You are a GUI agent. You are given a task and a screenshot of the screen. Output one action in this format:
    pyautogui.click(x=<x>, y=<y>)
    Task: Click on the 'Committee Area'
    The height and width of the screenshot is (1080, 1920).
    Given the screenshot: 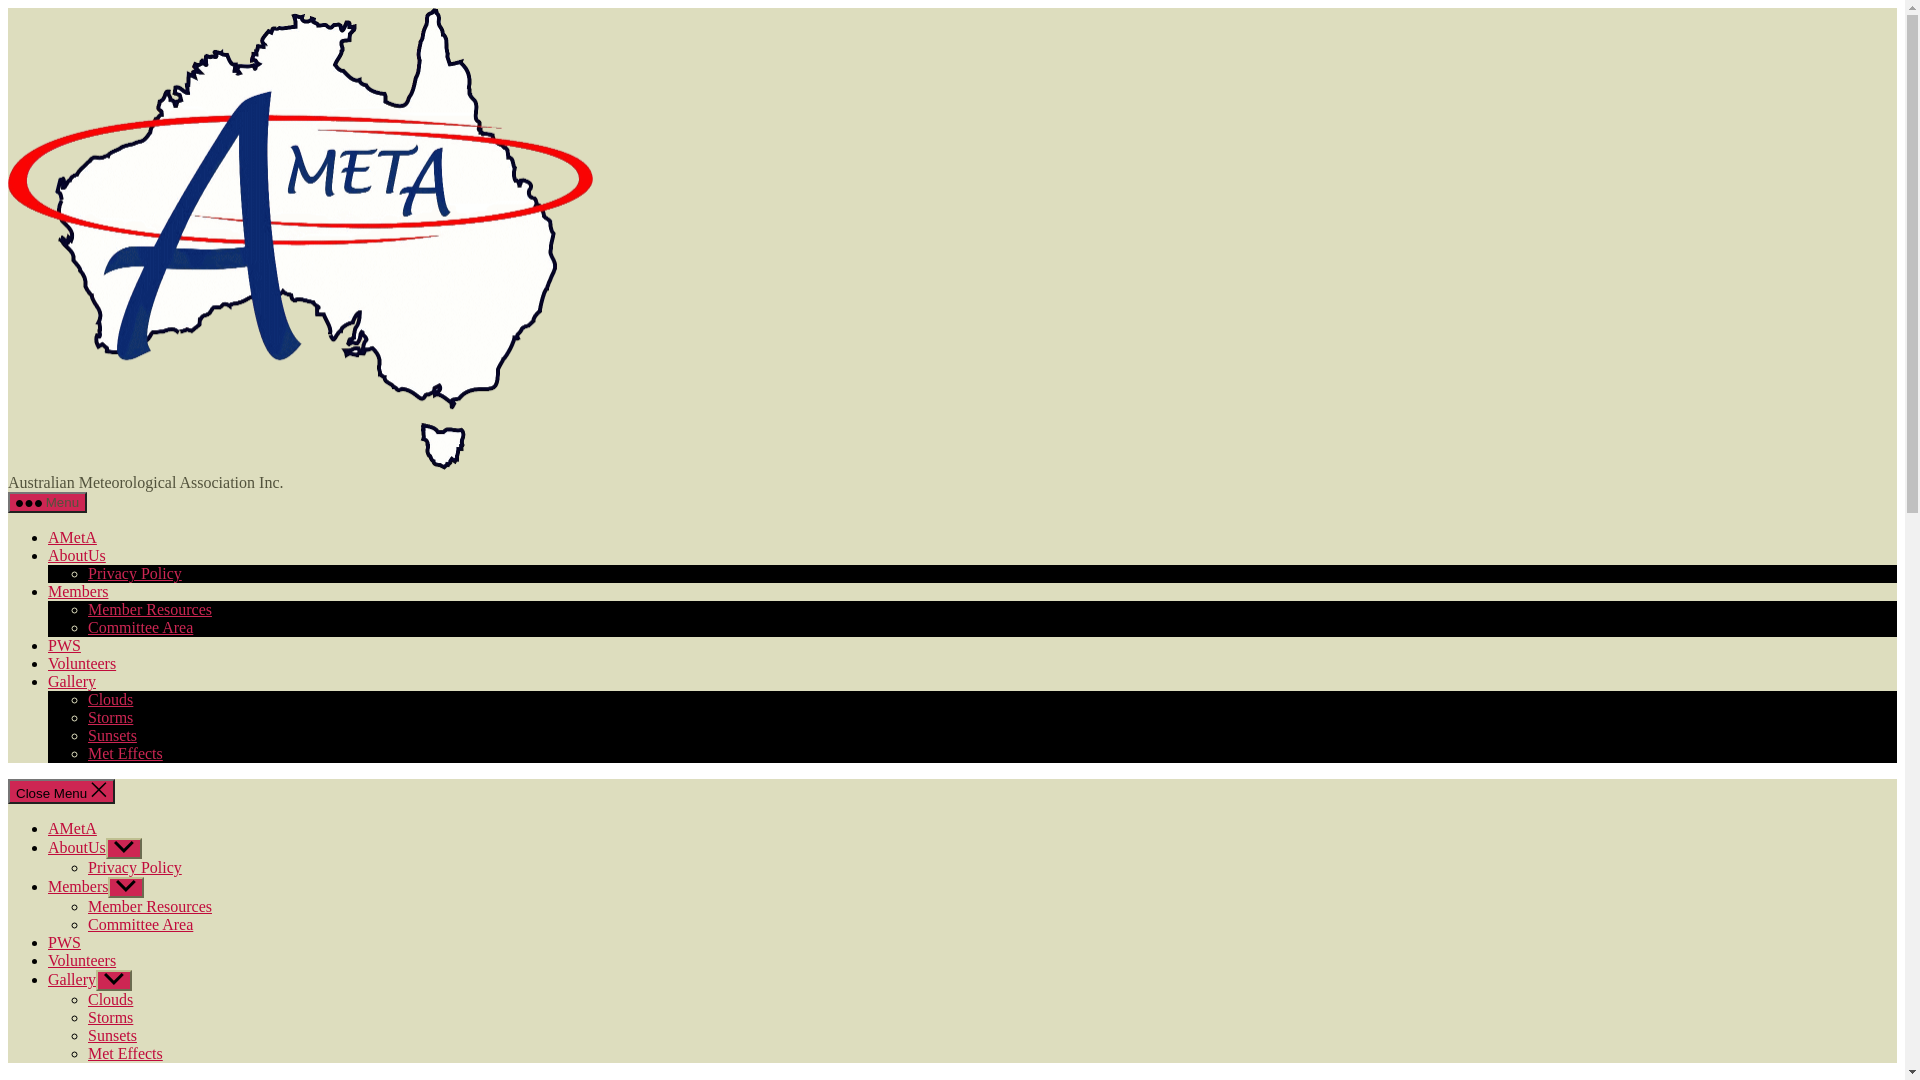 What is the action you would take?
    pyautogui.click(x=86, y=924)
    